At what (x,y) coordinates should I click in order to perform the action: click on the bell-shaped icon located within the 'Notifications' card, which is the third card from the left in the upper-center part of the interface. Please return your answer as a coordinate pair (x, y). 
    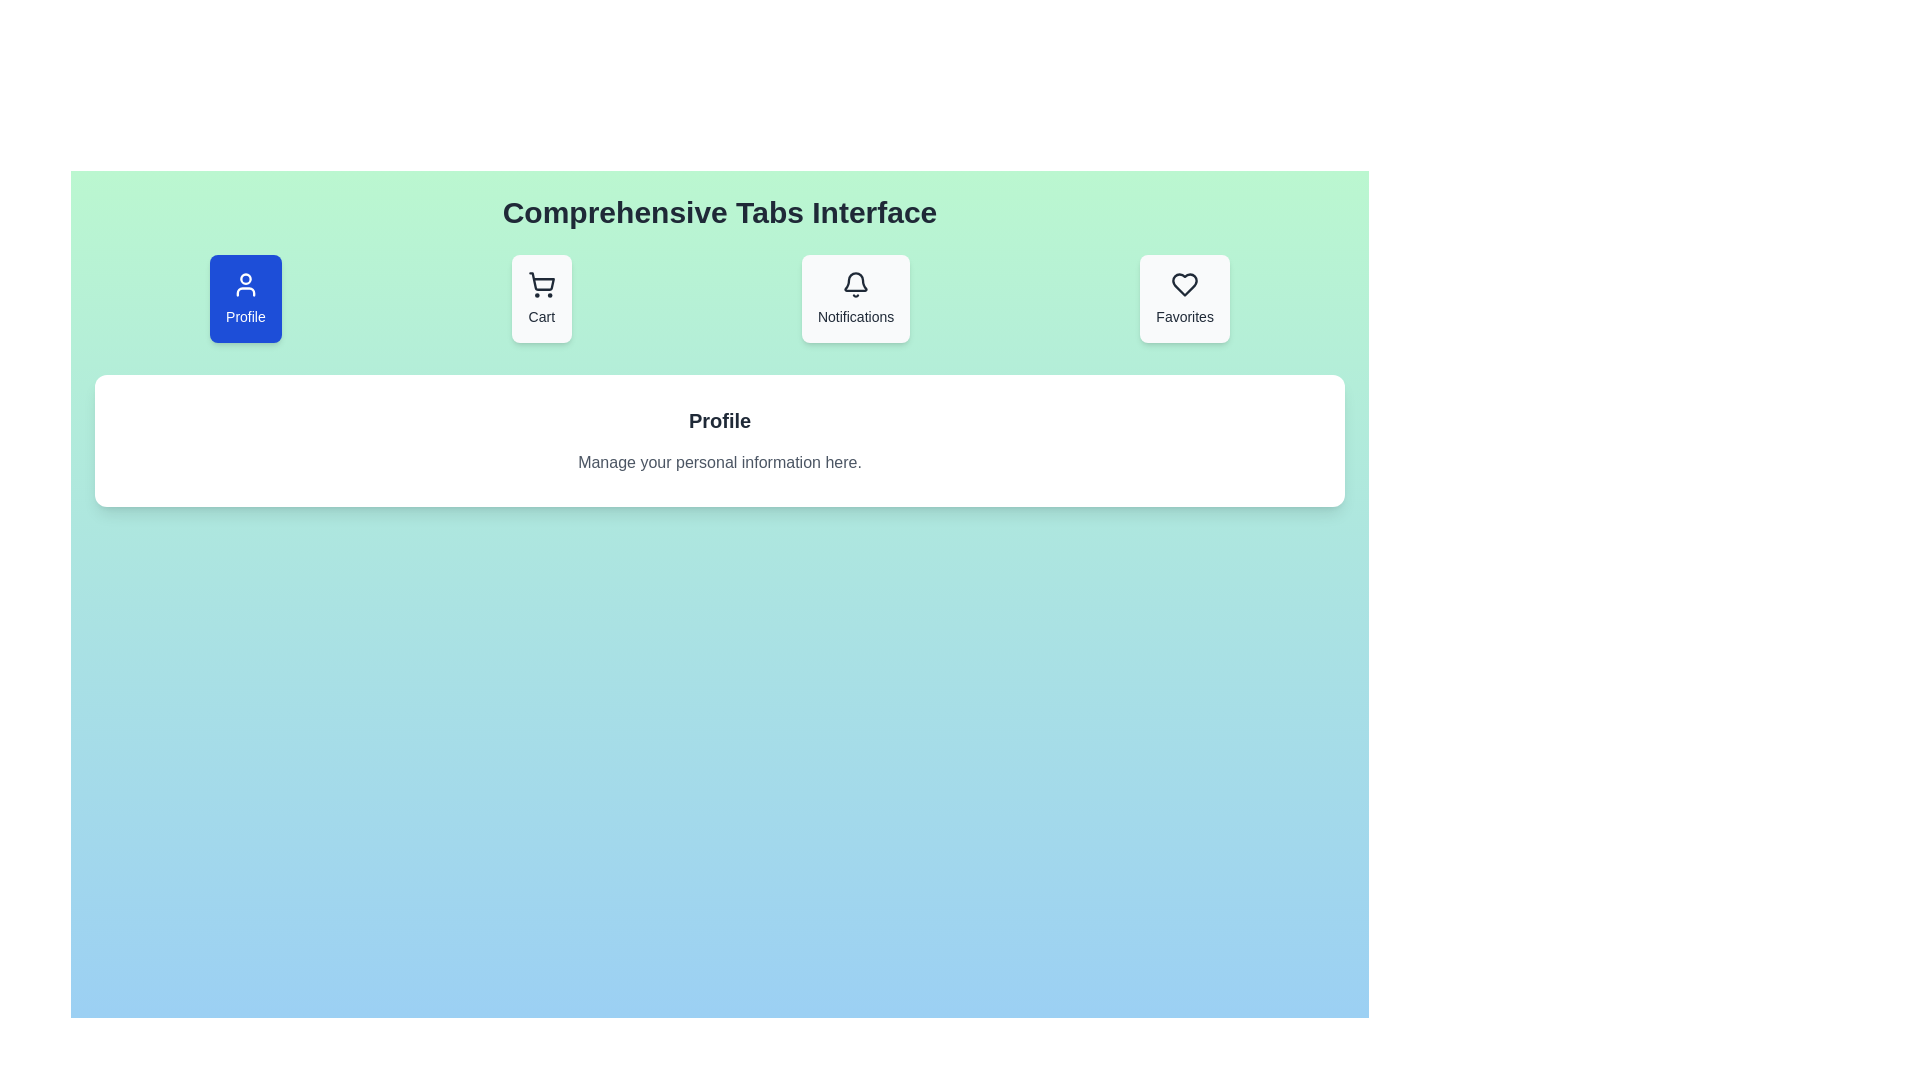
    Looking at the image, I should click on (855, 285).